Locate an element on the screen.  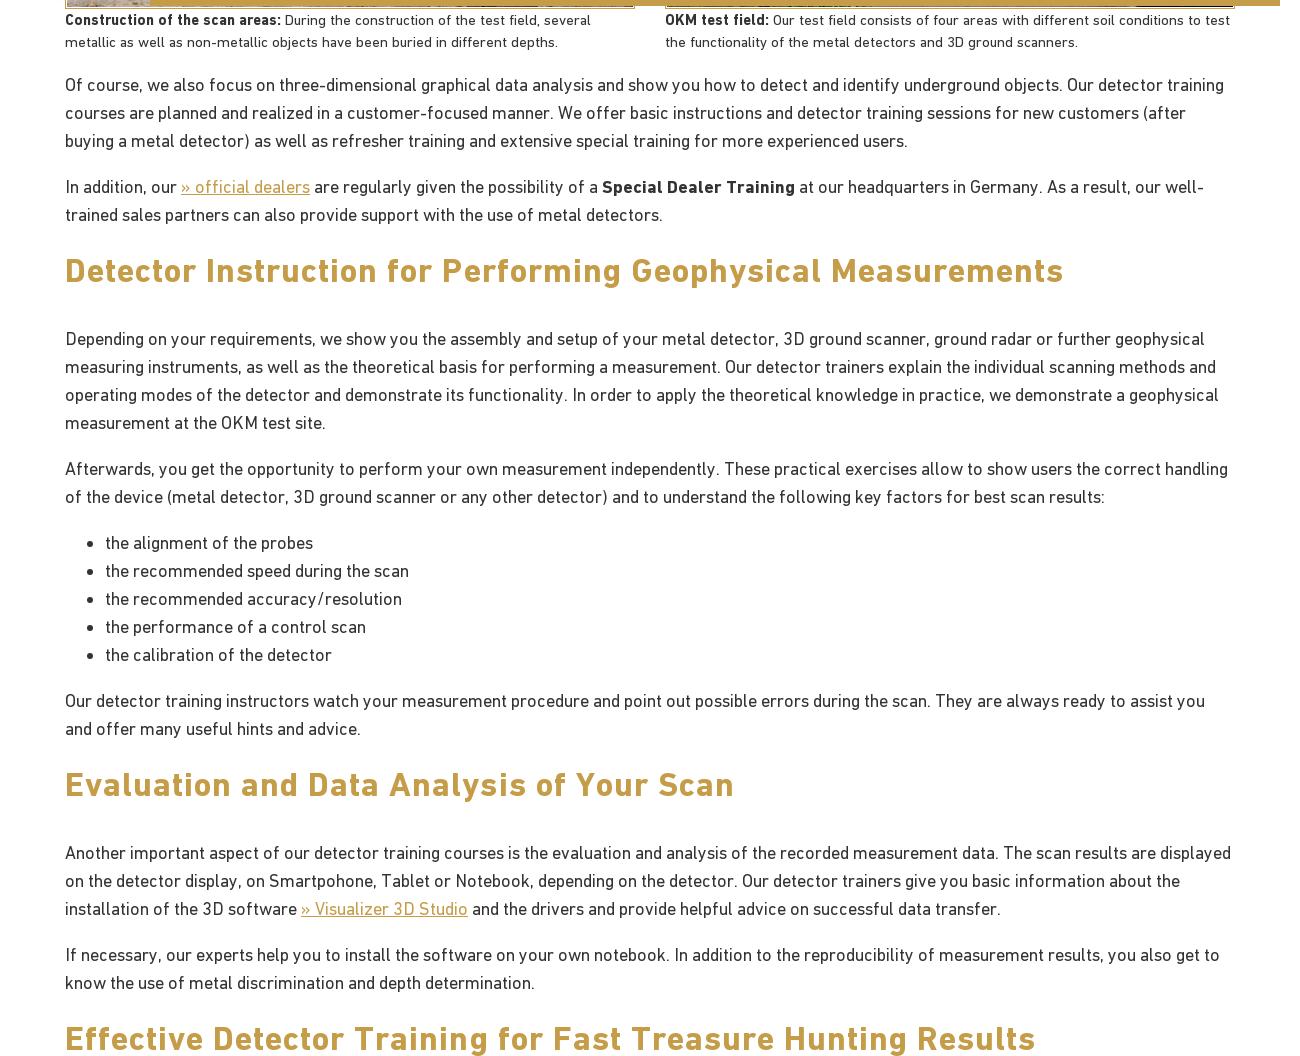
'Afterwards, you get the opportunity to perform your own measurement independently. These practical exercises allow to show users the correct handling of the device (metal detector, 3D ground scanner or any other detector) and to understand the following key factors for best scan results:' is located at coordinates (646, 480).